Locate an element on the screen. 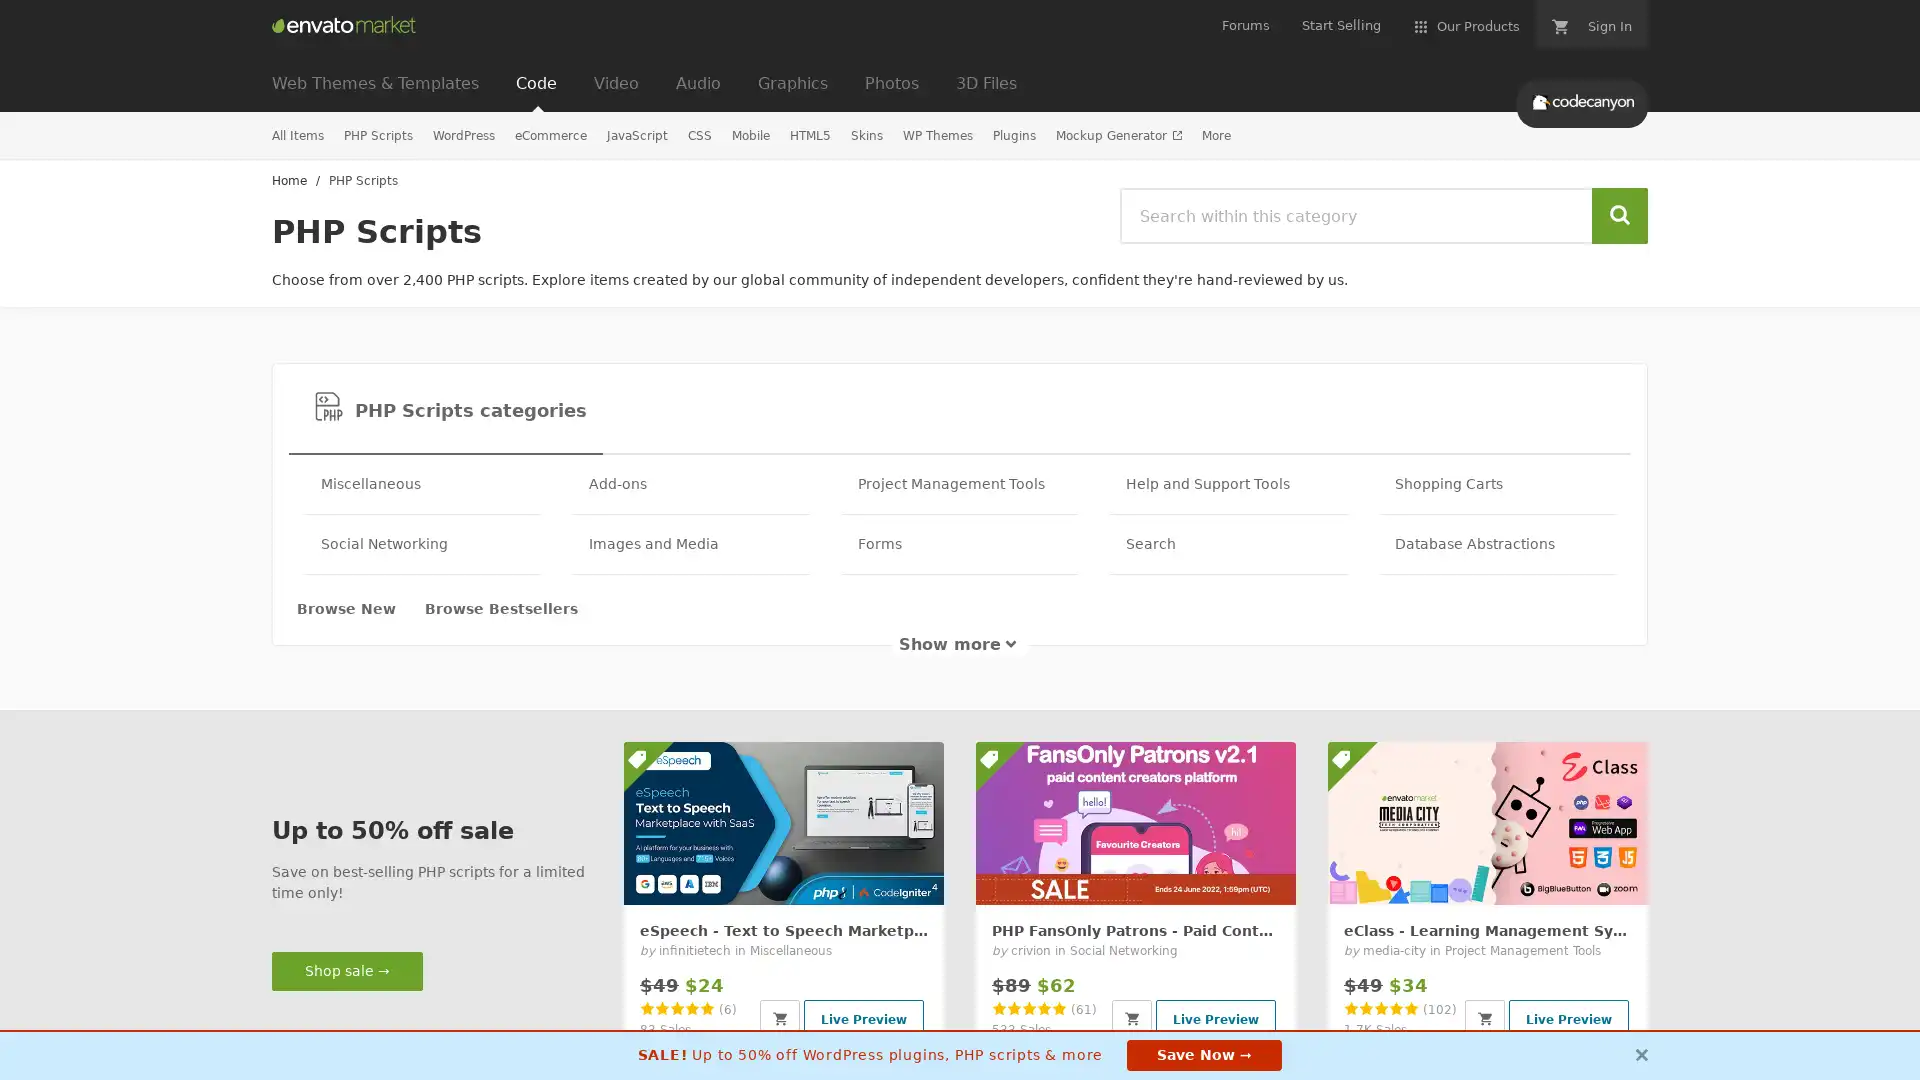  Add to cart is located at coordinates (1132, 1018).